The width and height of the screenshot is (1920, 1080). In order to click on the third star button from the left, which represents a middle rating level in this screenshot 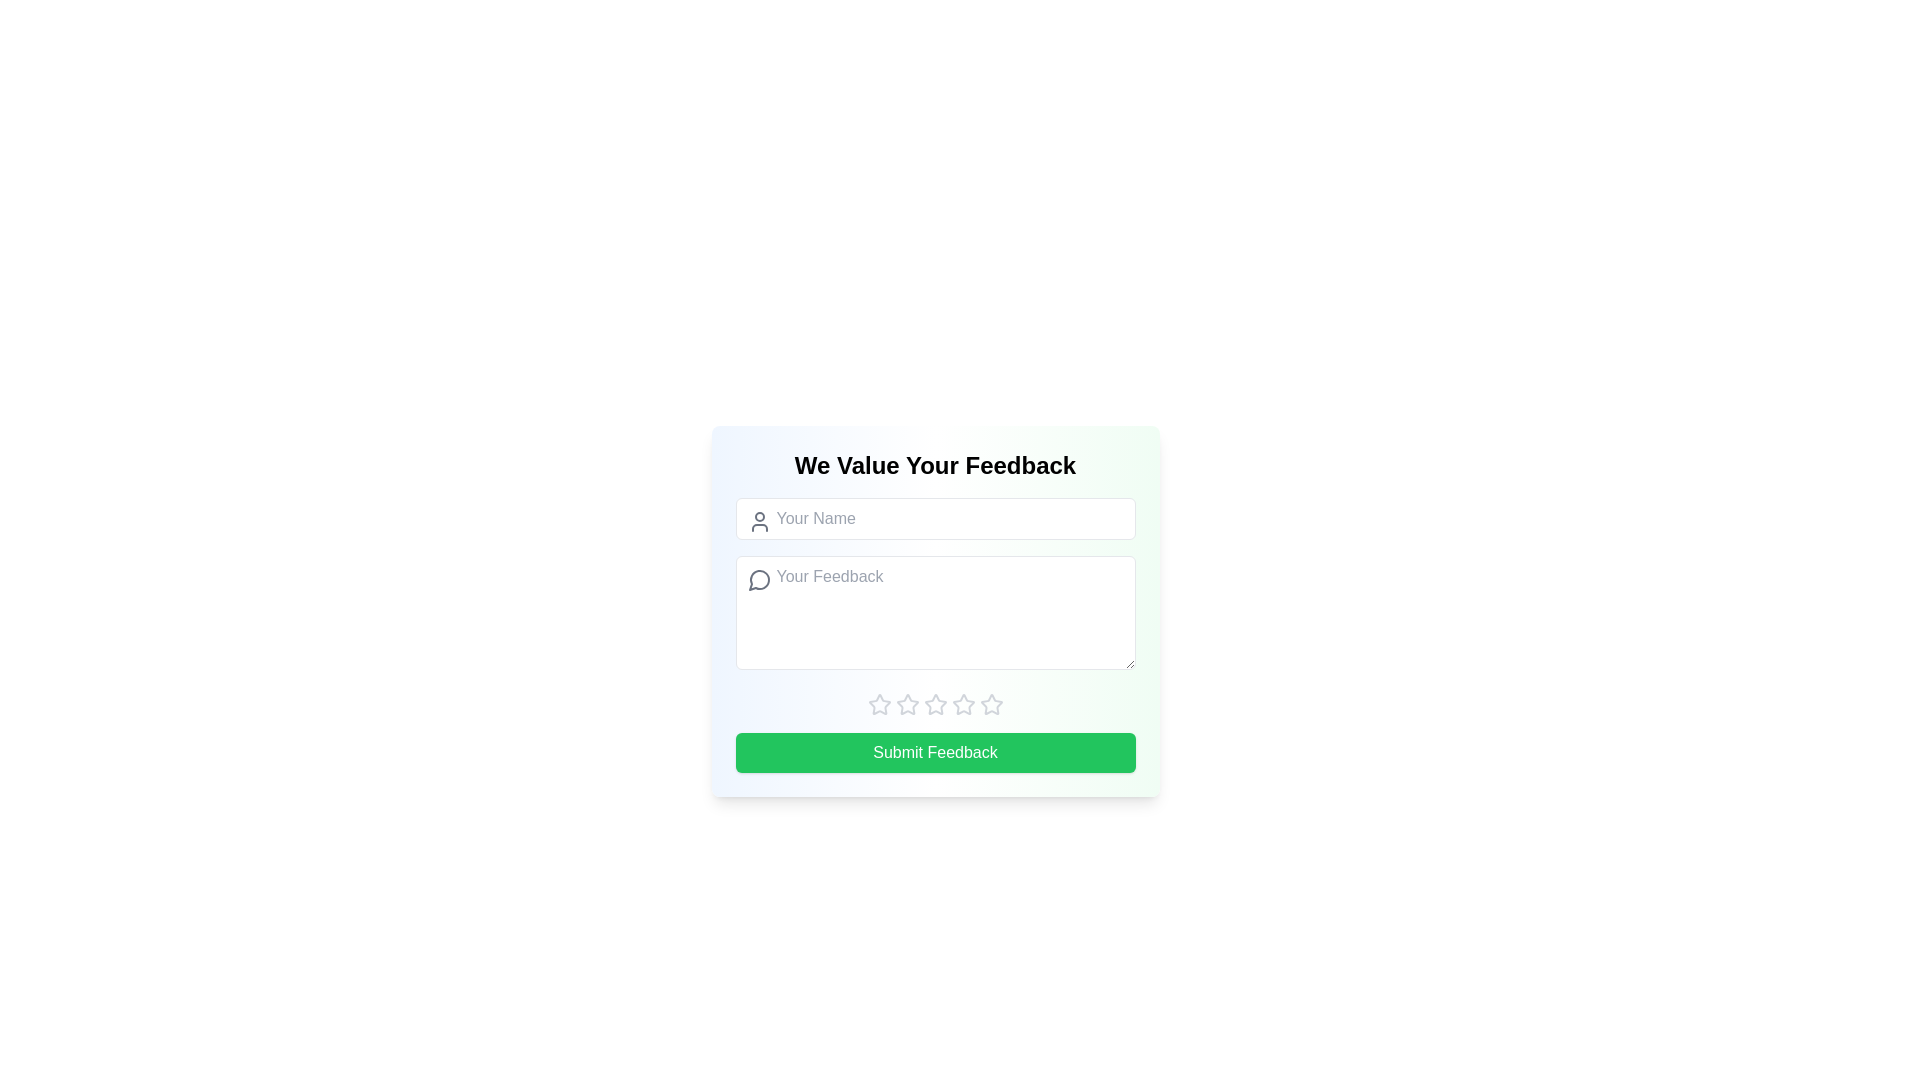, I will do `click(963, 703)`.